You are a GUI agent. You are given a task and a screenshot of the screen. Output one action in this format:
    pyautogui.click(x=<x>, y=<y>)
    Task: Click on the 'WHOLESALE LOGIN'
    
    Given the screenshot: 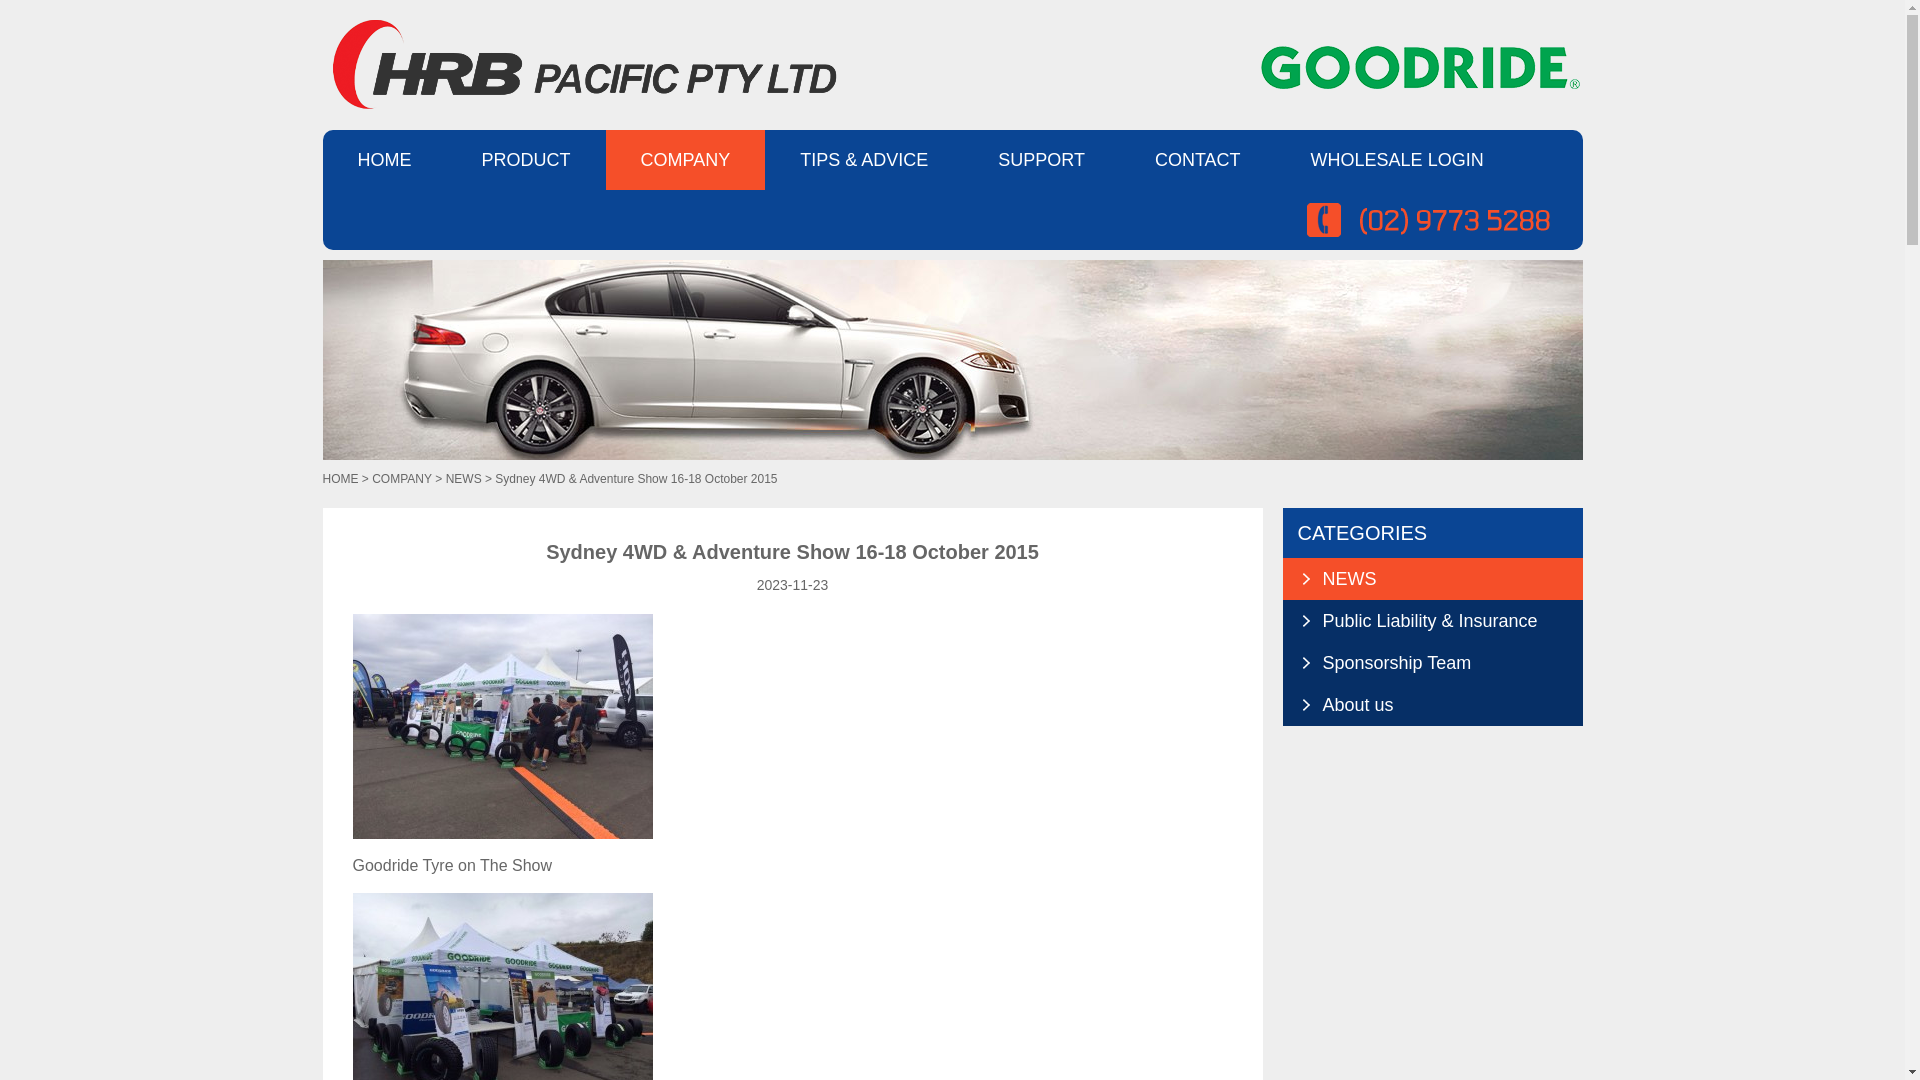 What is the action you would take?
    pyautogui.click(x=1275, y=158)
    